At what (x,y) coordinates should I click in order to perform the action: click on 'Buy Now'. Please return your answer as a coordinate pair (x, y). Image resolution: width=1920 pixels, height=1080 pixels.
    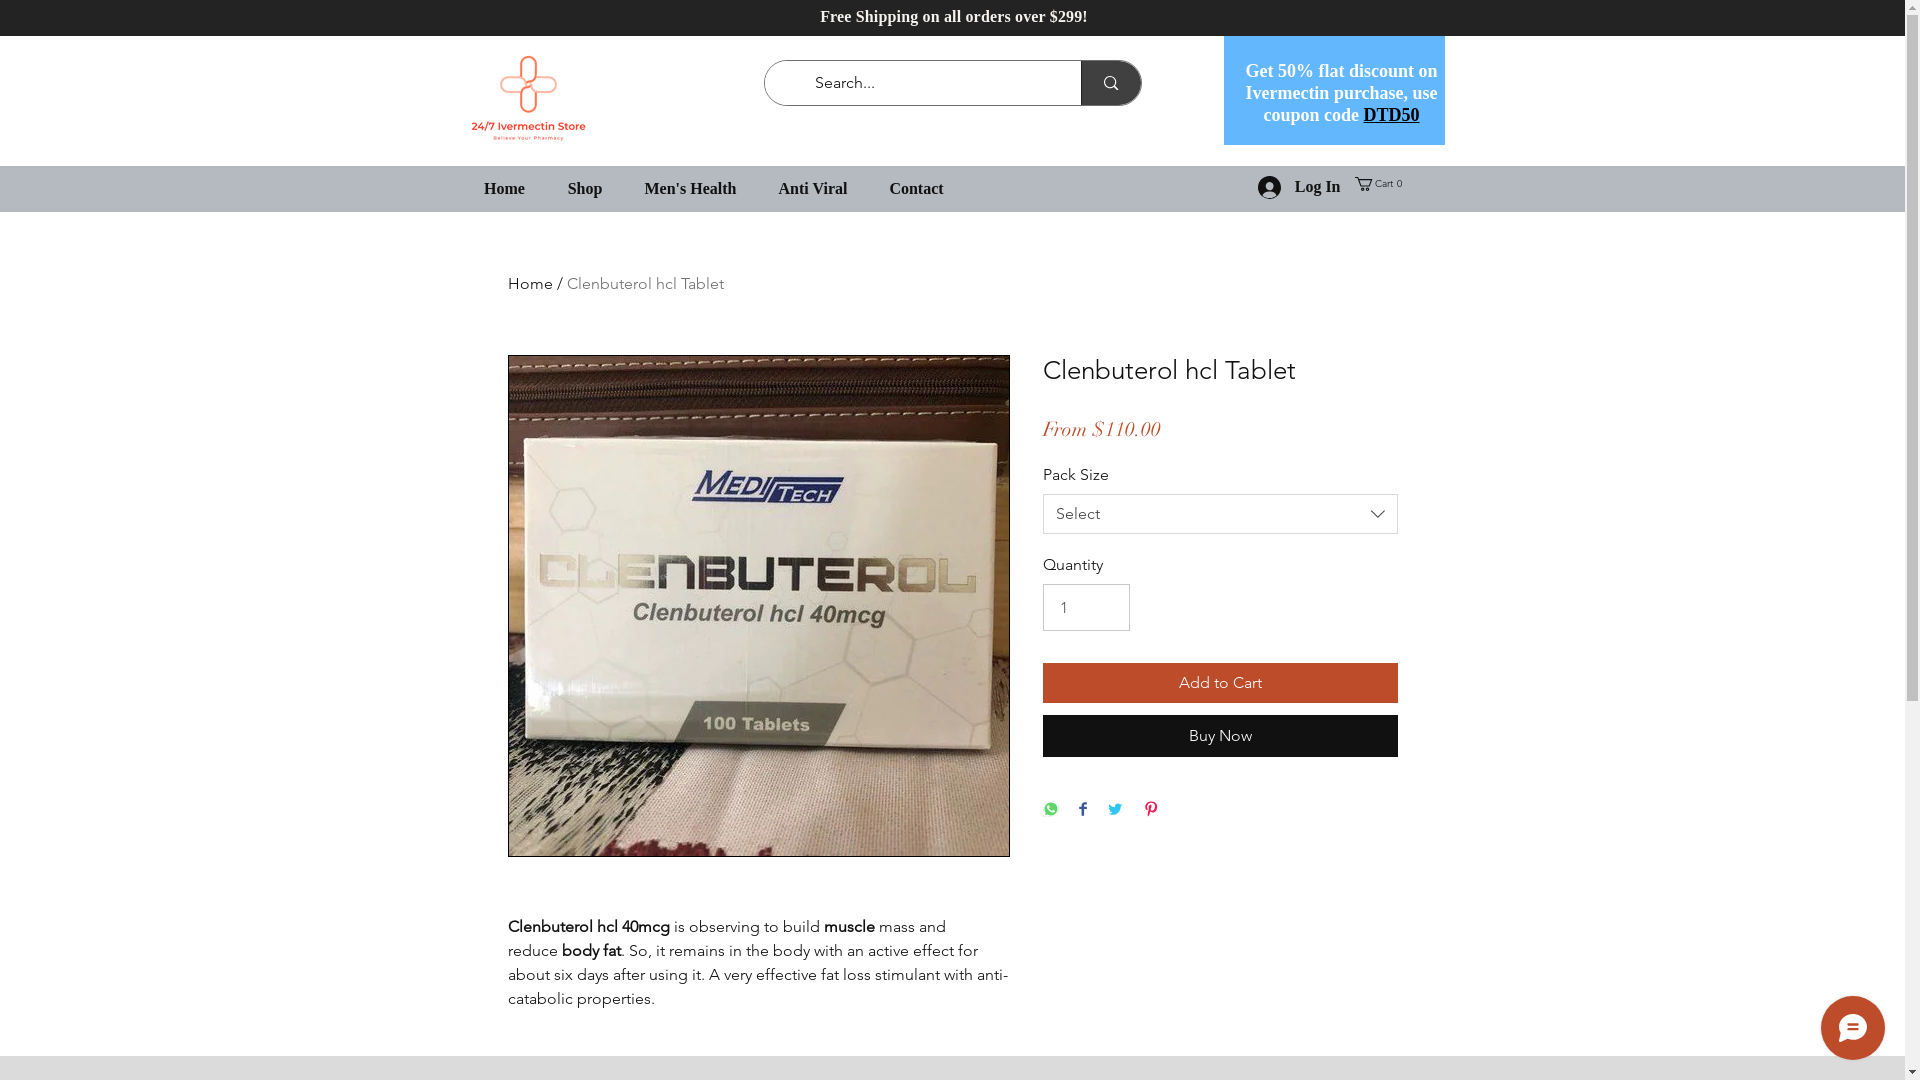
    Looking at the image, I should click on (1218, 736).